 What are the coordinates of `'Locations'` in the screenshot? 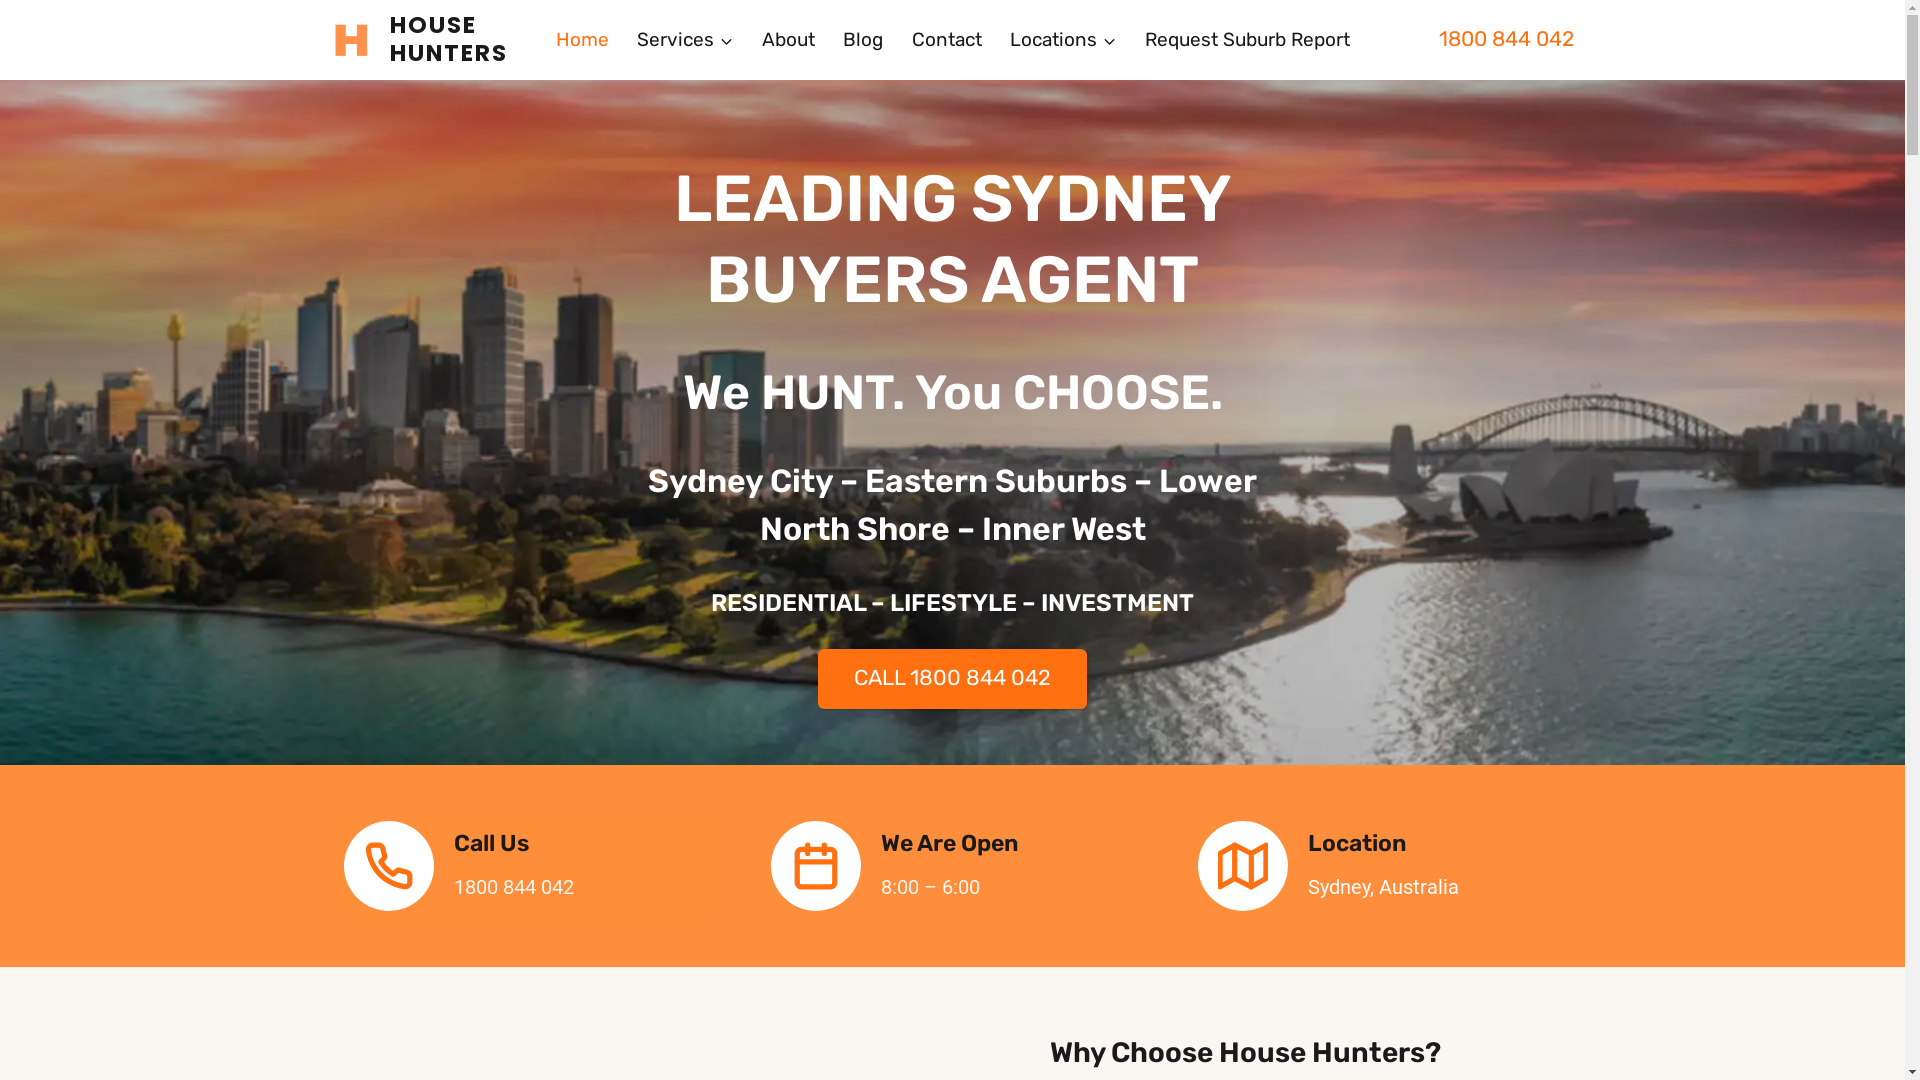 It's located at (1062, 39).